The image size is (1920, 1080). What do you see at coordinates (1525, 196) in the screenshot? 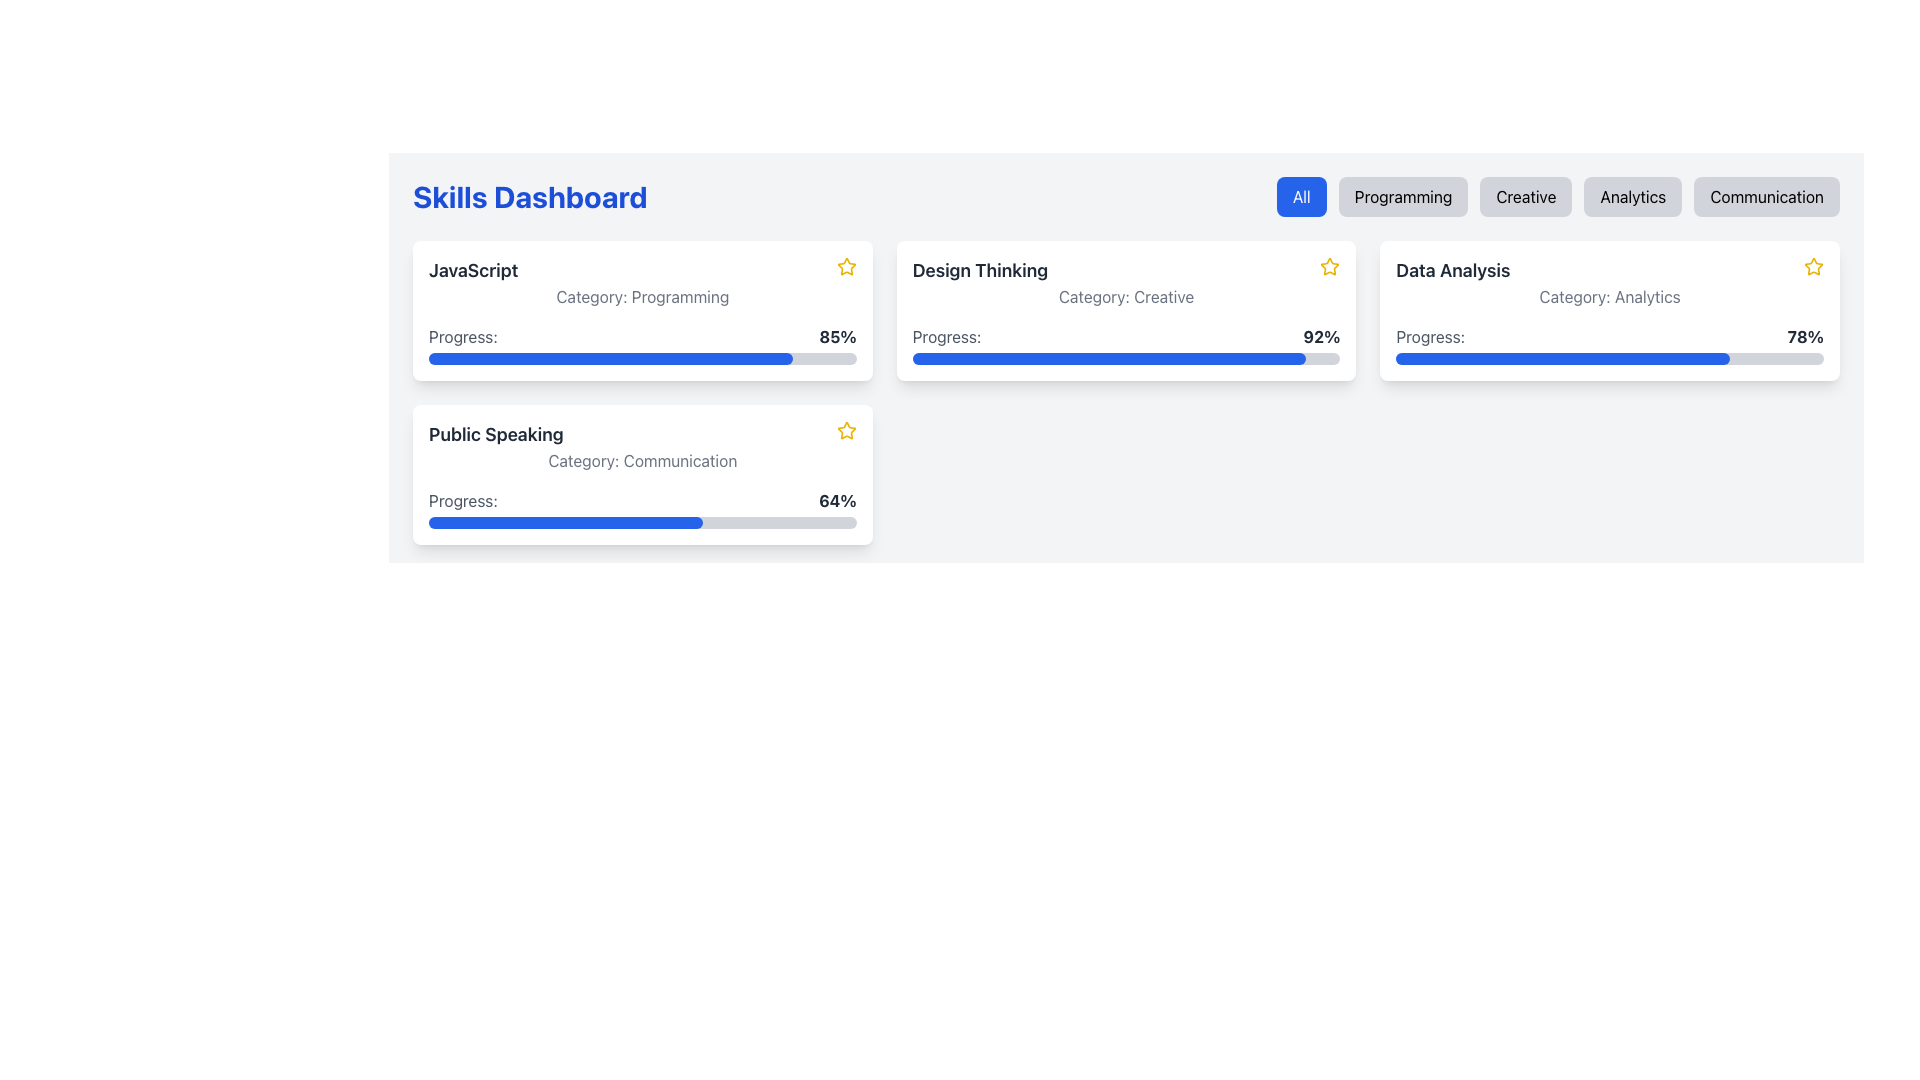
I see `the 'Creative' button, which is a rectangular button with rounded edges, gray background, and changes to blue with white text on hover, located in the top-right portion of the interface as the third item in a horizontal group of five buttons` at bounding box center [1525, 196].